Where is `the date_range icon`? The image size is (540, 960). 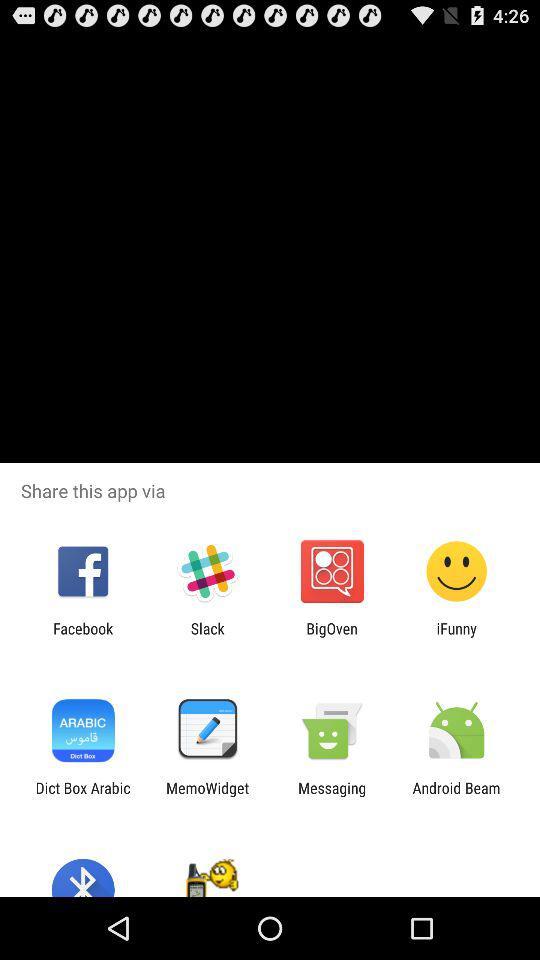
the date_range icon is located at coordinates (491, 846).